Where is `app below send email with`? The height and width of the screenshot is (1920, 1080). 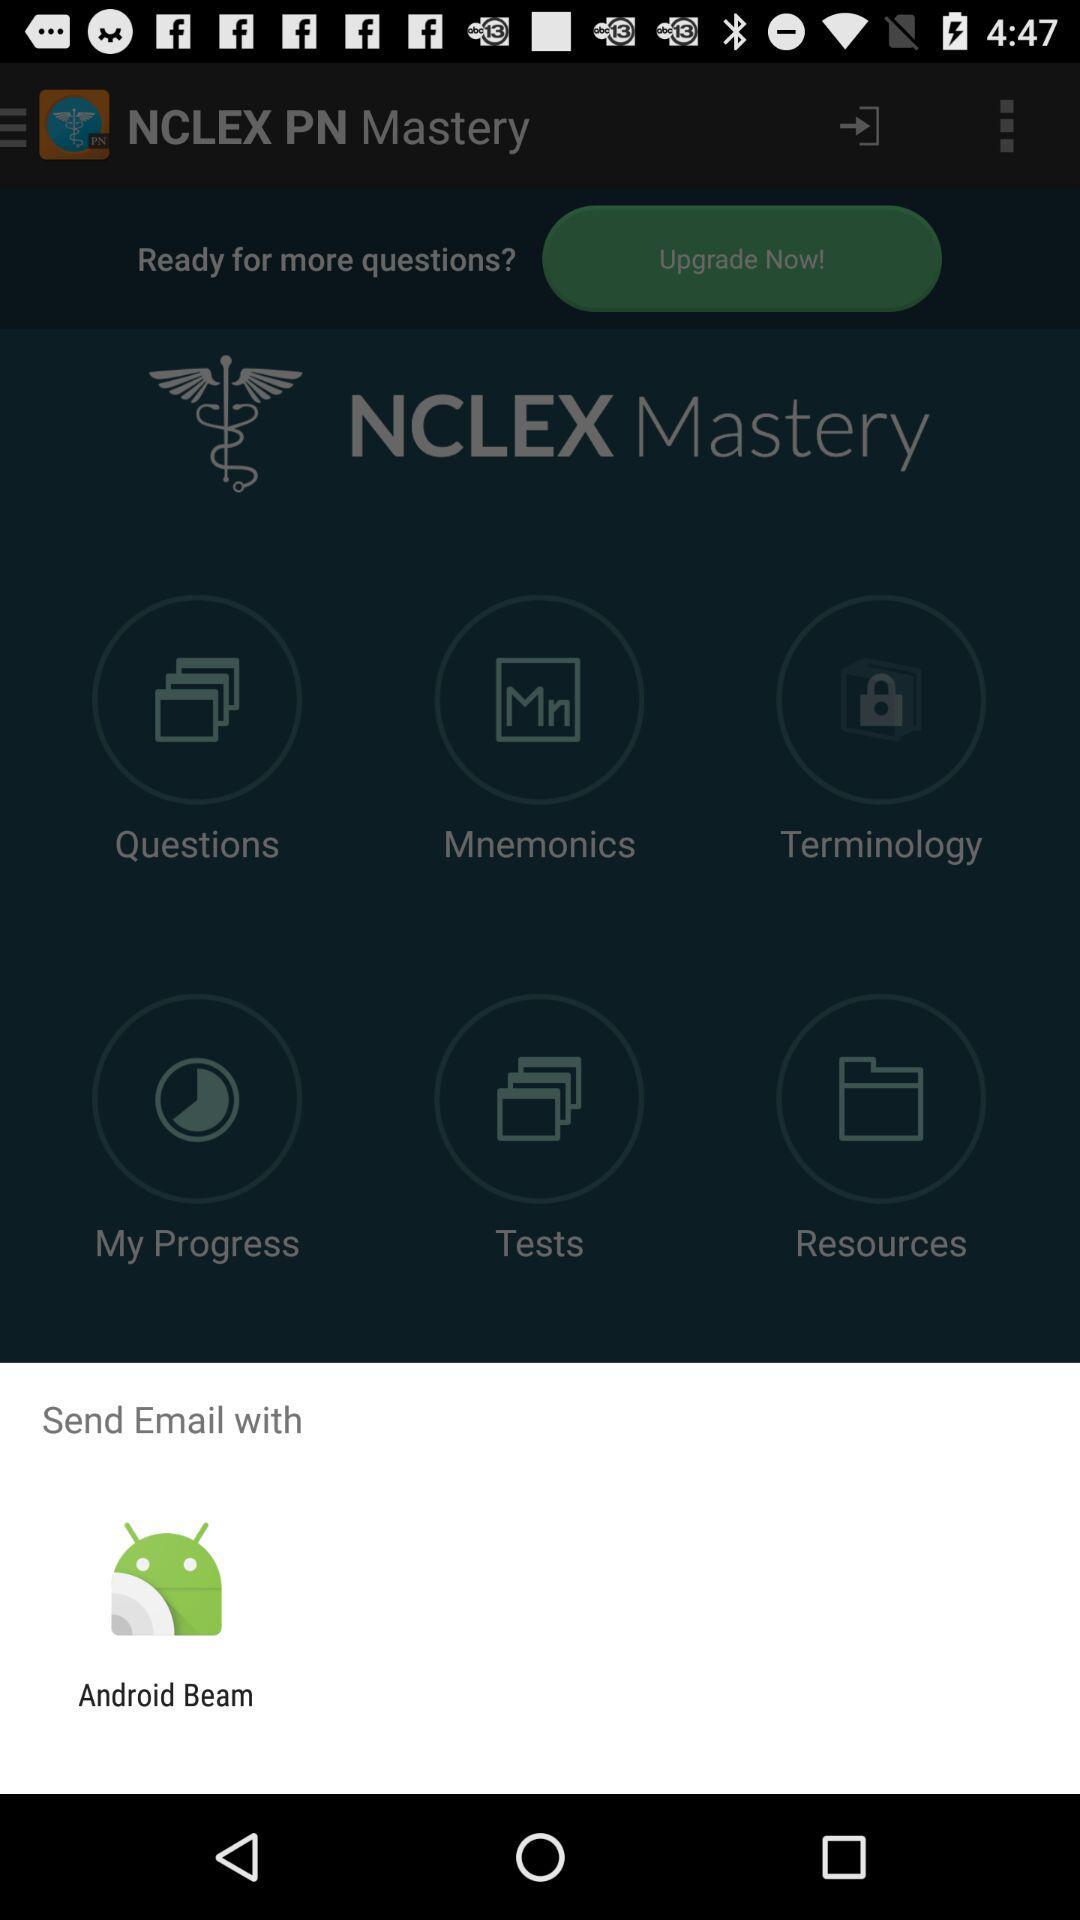
app below send email with is located at coordinates (165, 1579).